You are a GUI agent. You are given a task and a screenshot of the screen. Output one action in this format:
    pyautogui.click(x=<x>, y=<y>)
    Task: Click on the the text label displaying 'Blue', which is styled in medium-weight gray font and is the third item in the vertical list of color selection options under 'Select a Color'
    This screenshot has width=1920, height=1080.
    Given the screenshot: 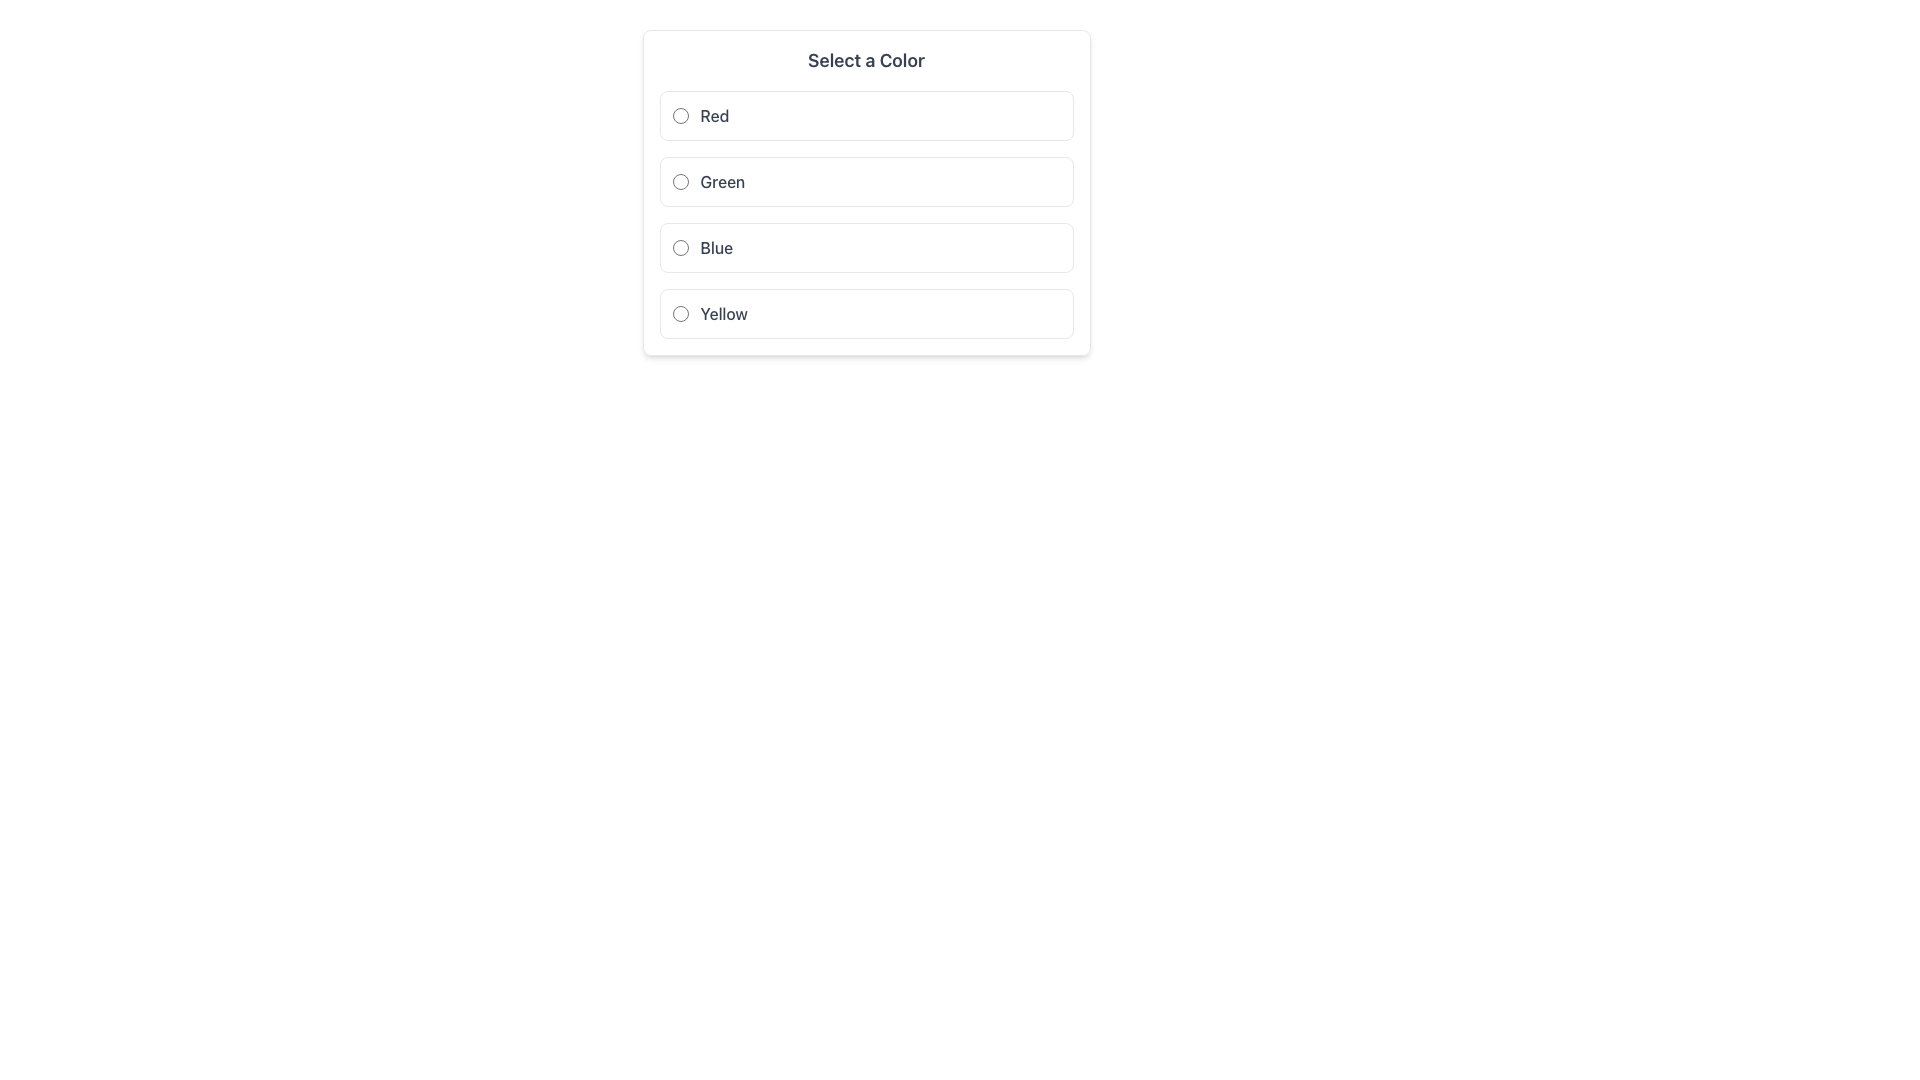 What is the action you would take?
    pyautogui.click(x=716, y=246)
    